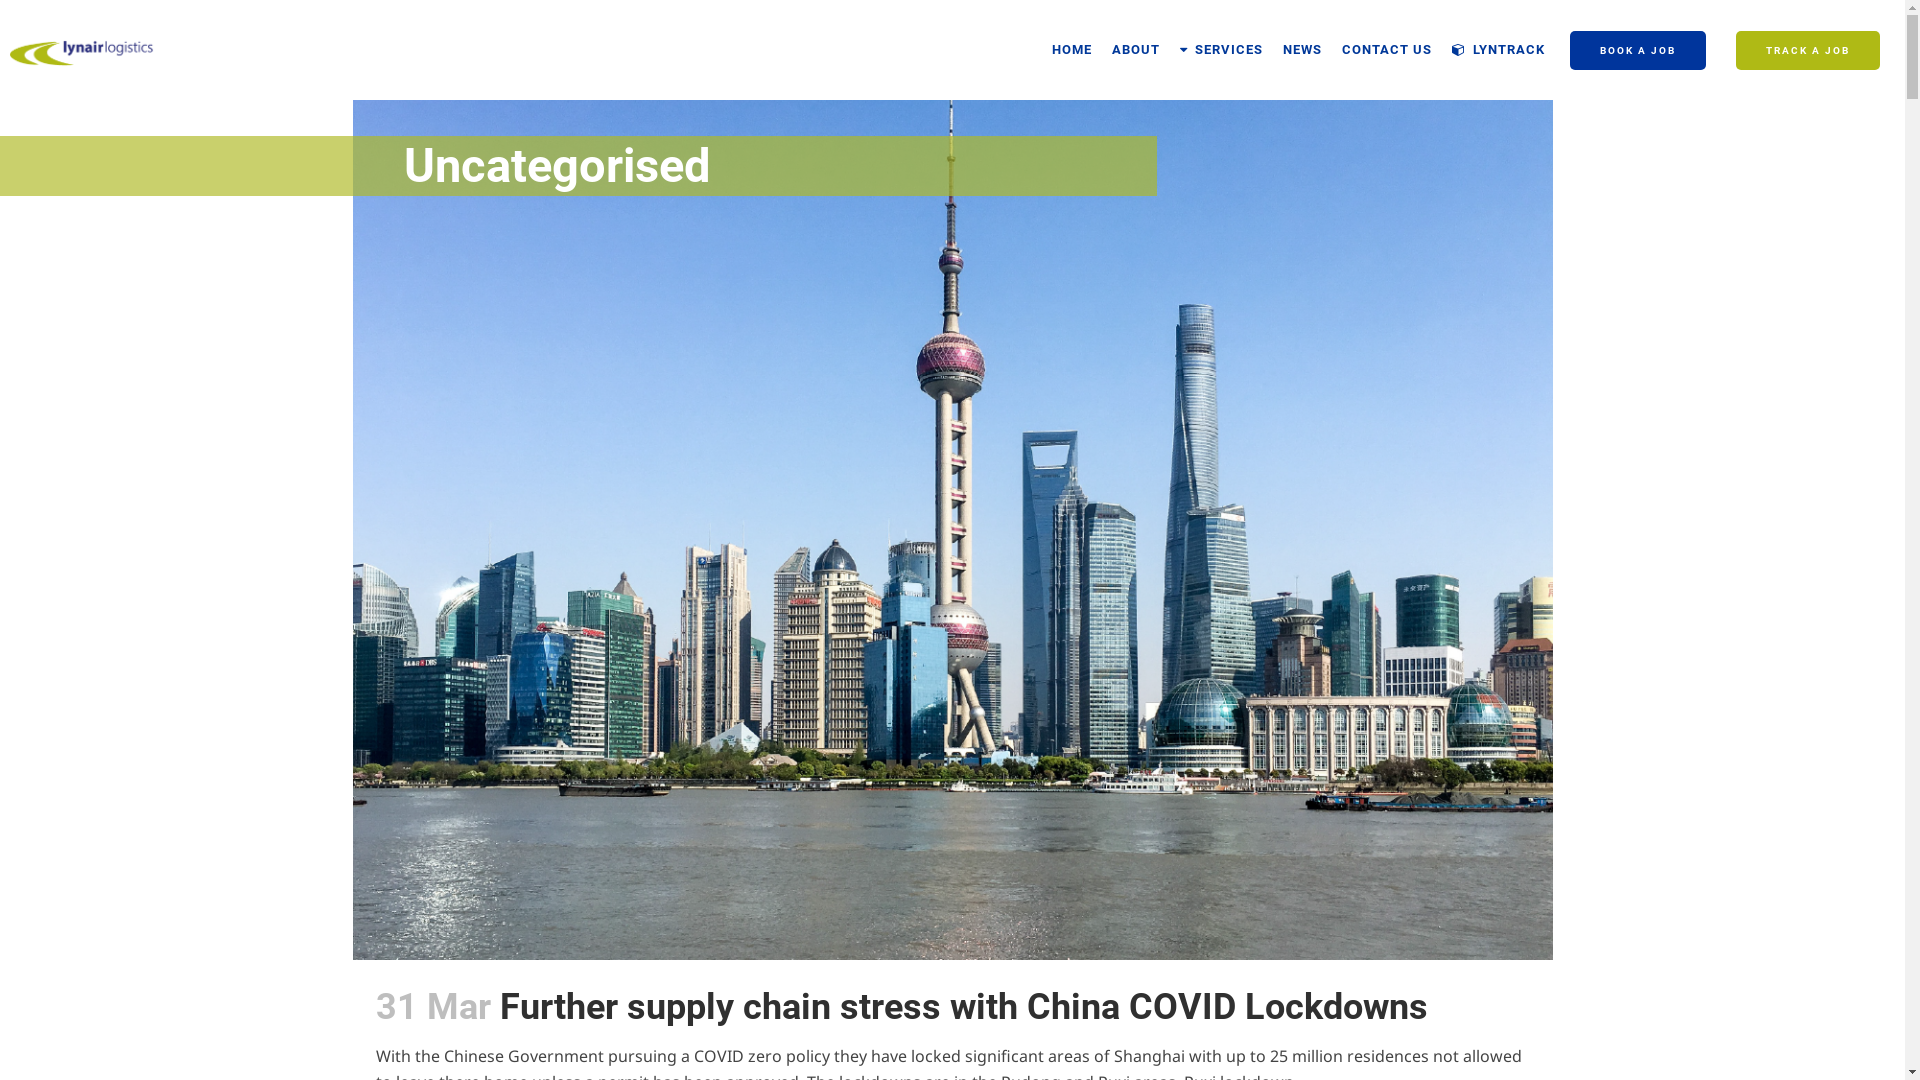 The width and height of the screenshot is (1920, 1080). I want to click on 'BOOK A JOB', so click(1637, 49).